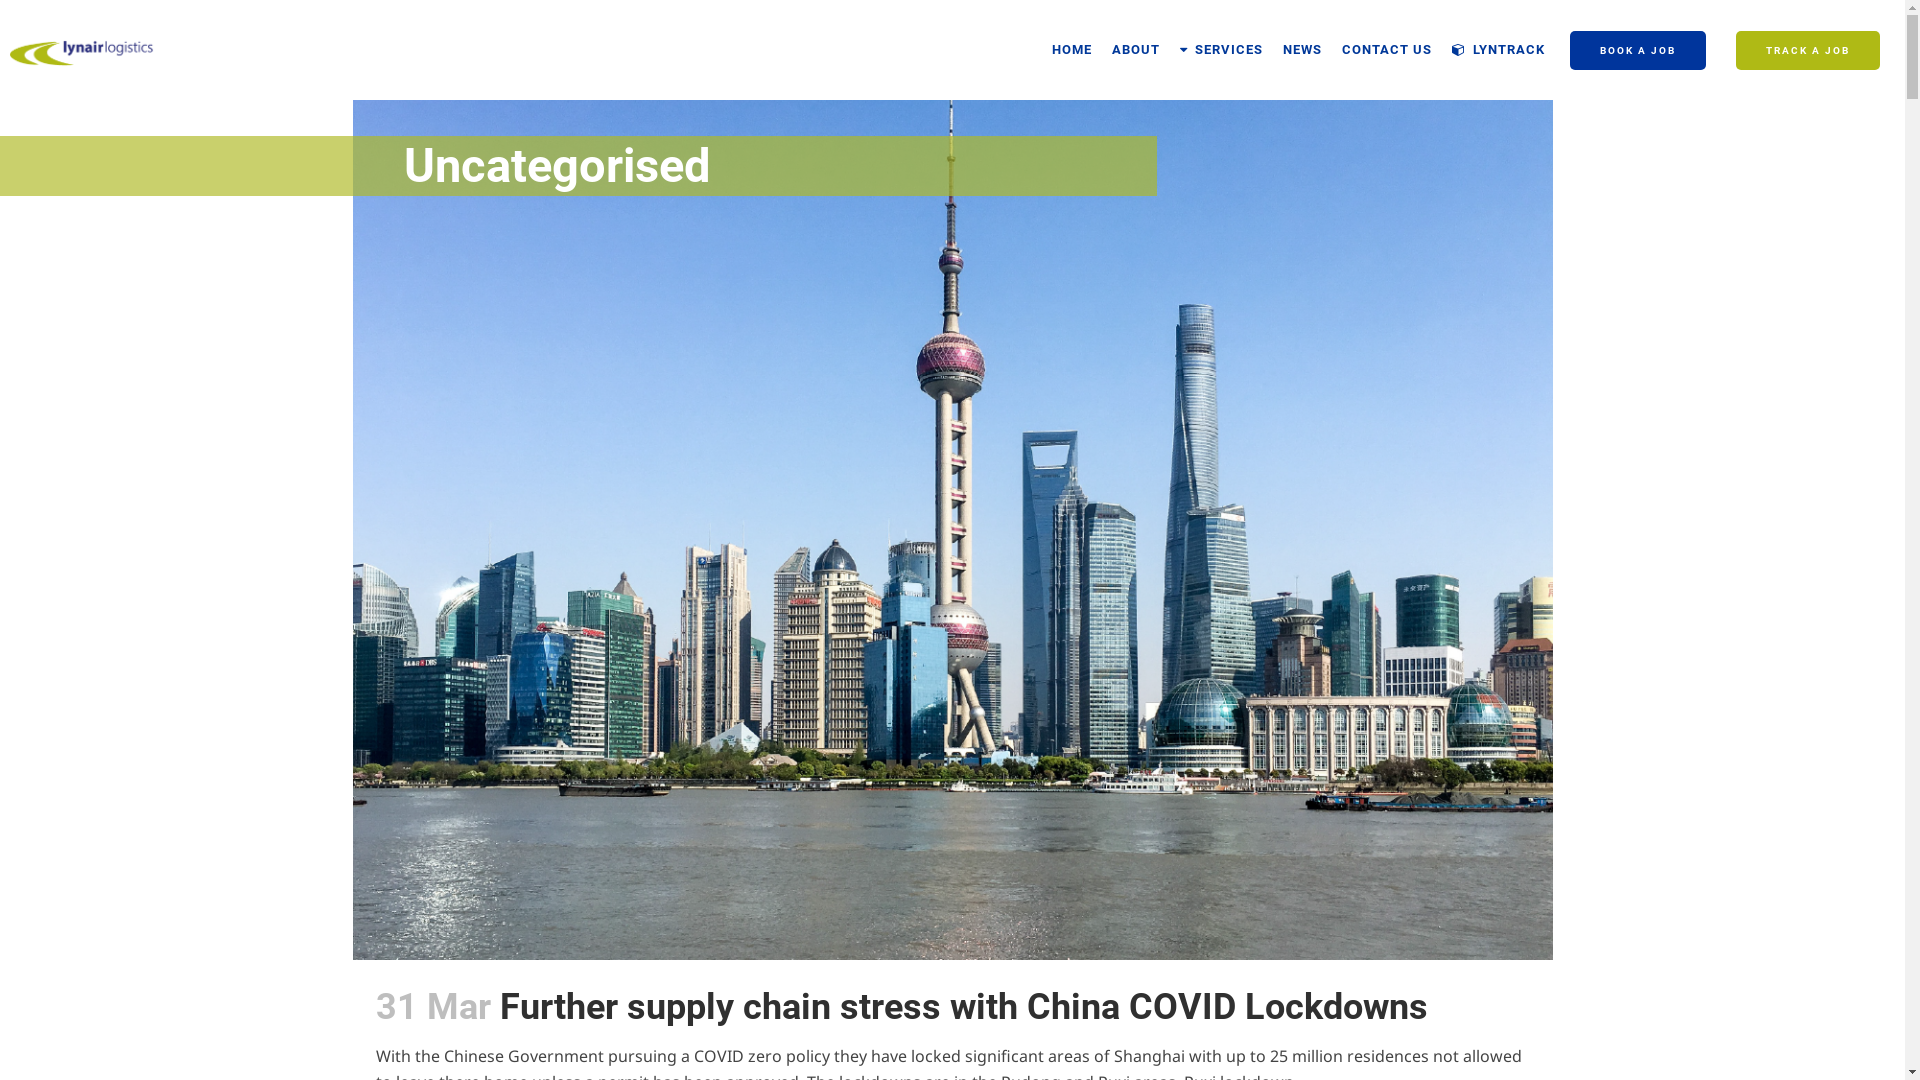 The width and height of the screenshot is (1920, 1080). I want to click on 'BOOK A JOB', so click(1637, 49).